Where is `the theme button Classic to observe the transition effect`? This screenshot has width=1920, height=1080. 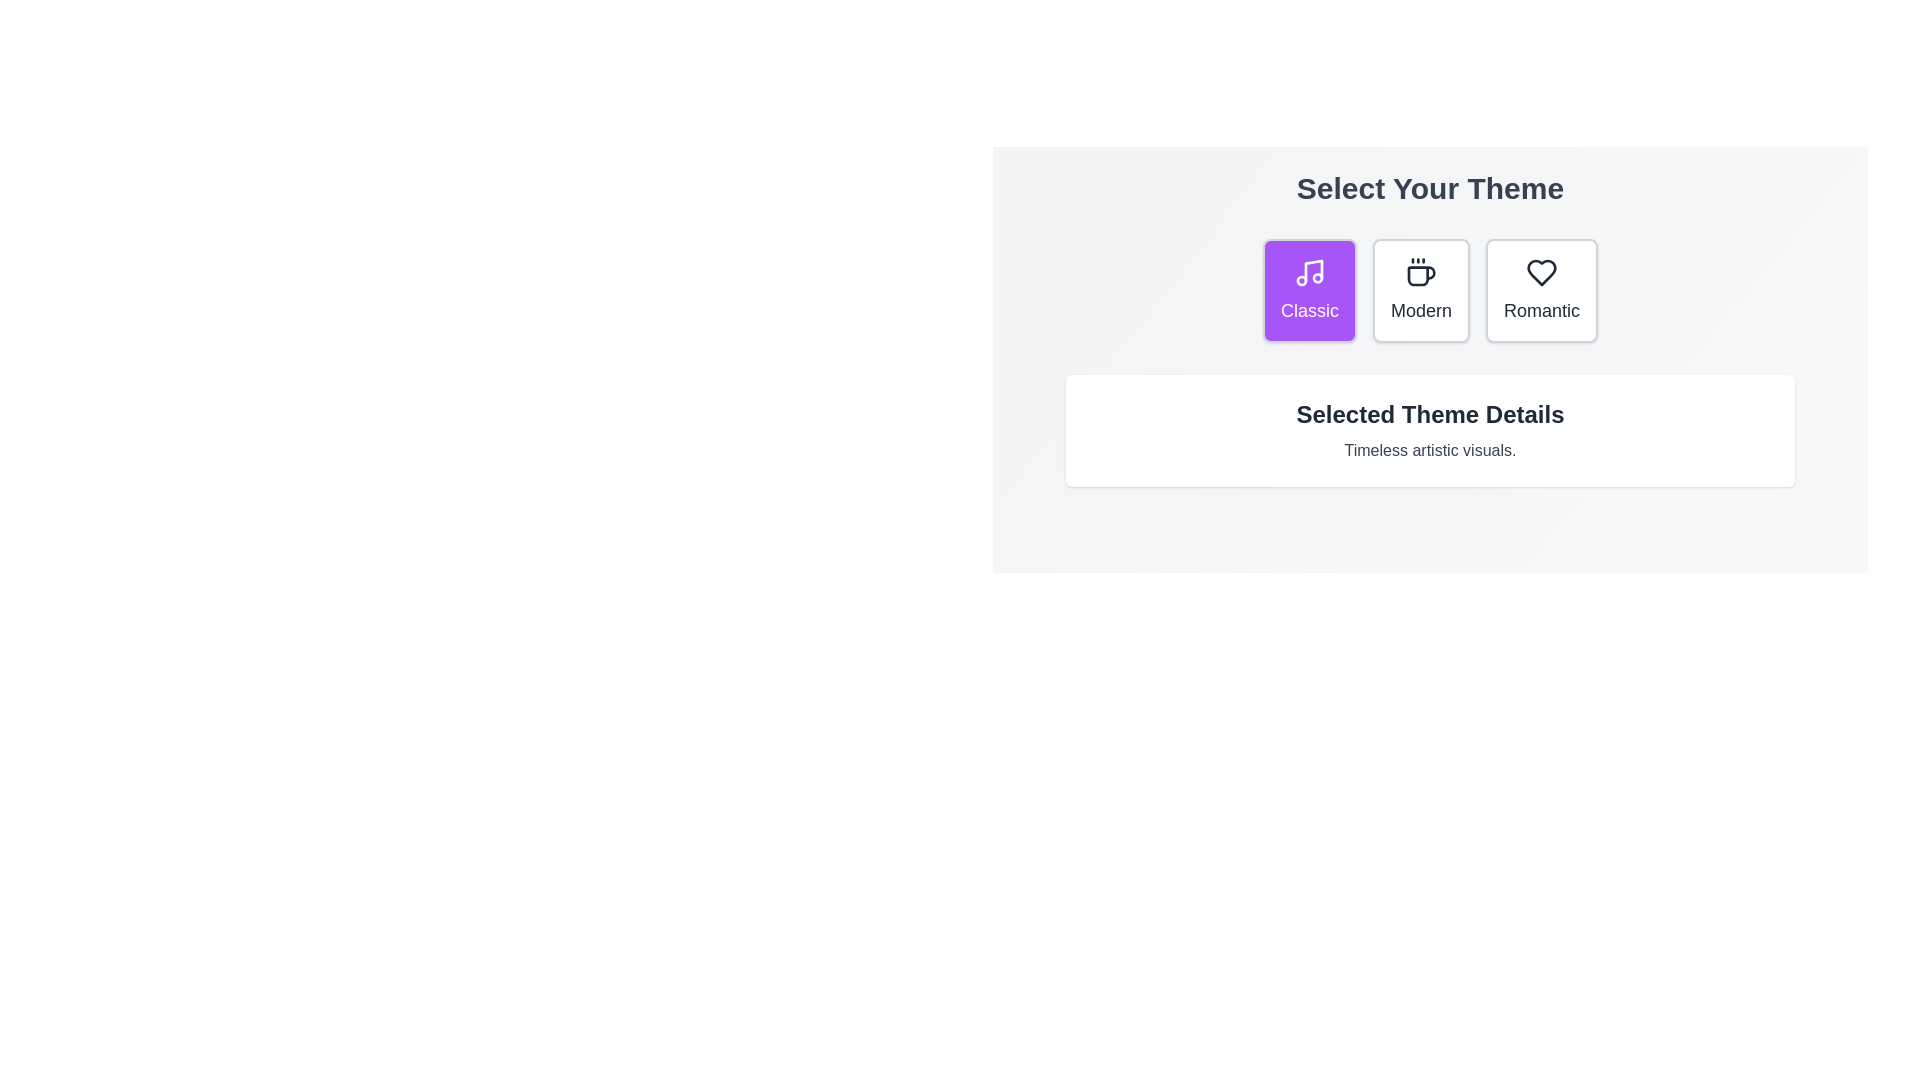
the theme button Classic to observe the transition effect is located at coordinates (1310, 290).